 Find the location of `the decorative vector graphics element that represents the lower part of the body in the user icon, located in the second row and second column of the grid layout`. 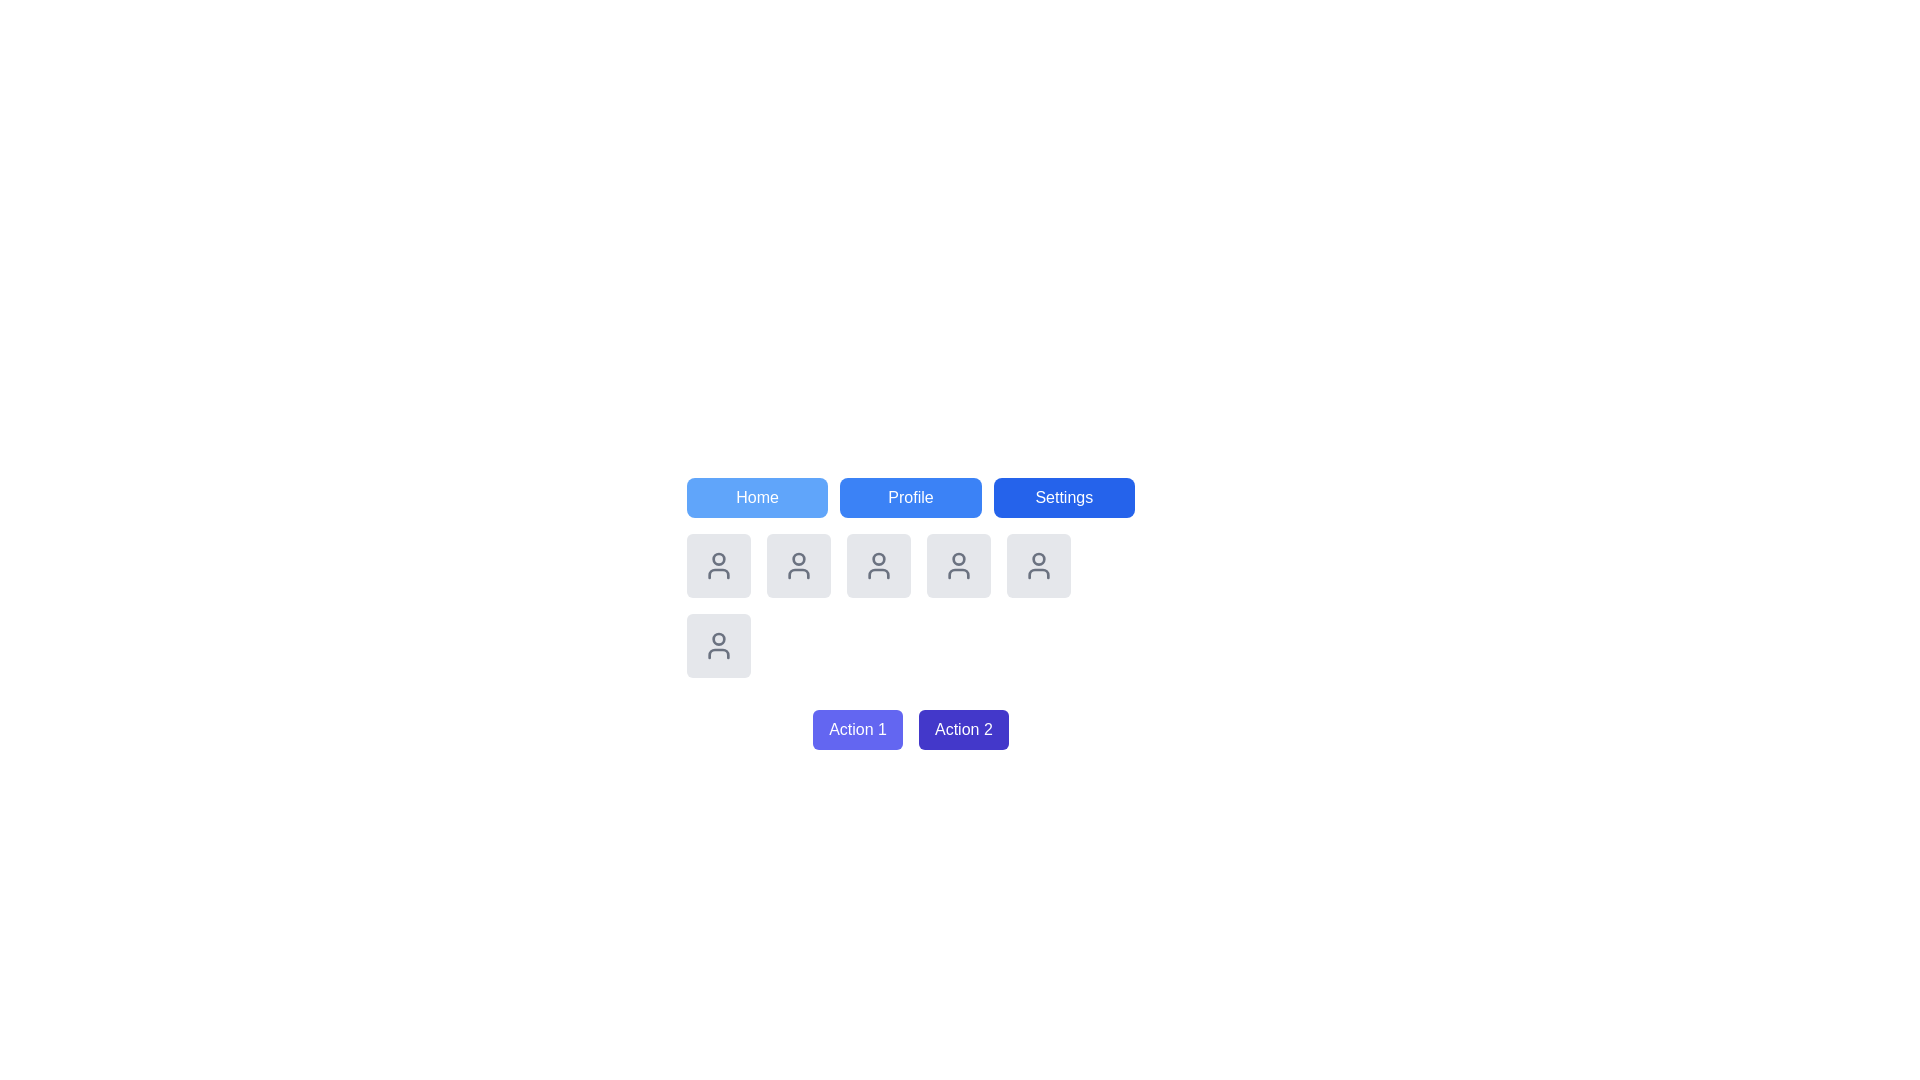

the decorative vector graphics element that represents the lower part of the body in the user icon, located in the second row and second column of the grid layout is located at coordinates (797, 574).